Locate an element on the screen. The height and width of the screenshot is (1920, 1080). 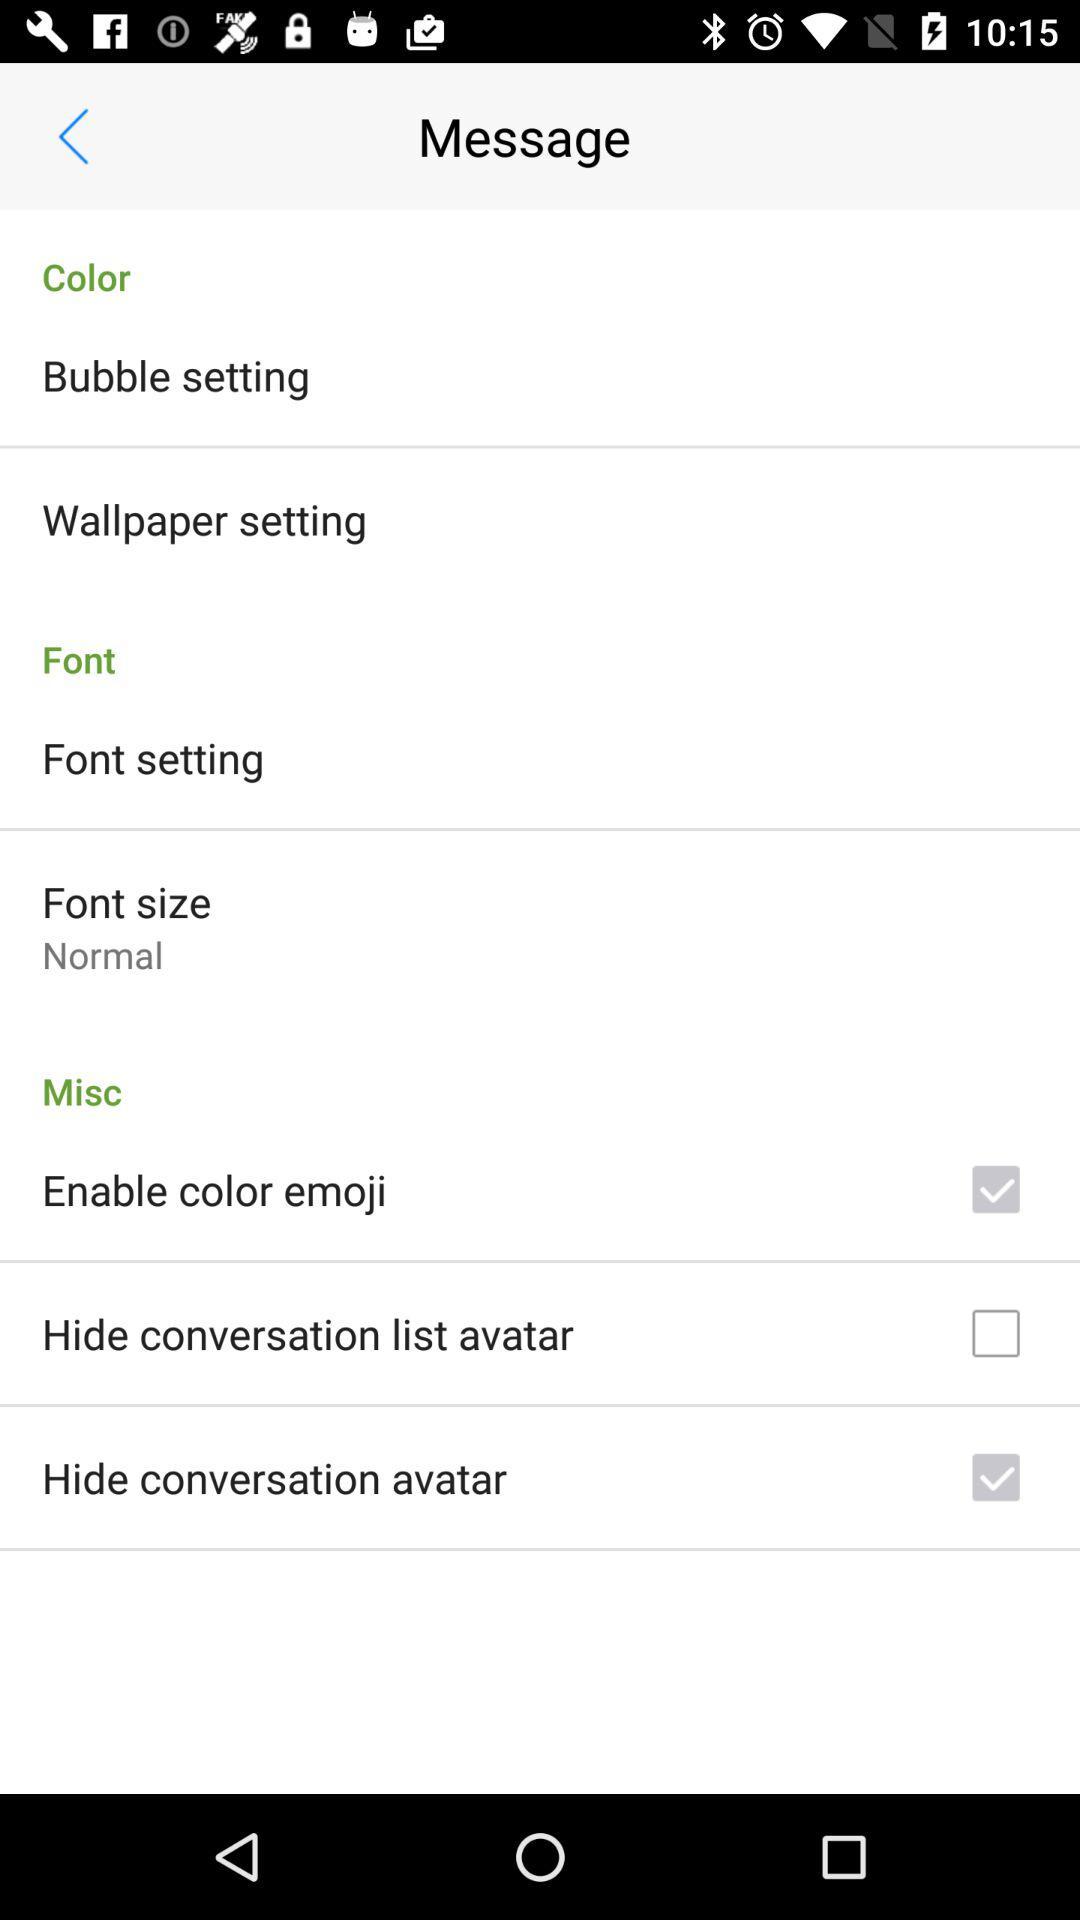
the font size icon is located at coordinates (126, 900).